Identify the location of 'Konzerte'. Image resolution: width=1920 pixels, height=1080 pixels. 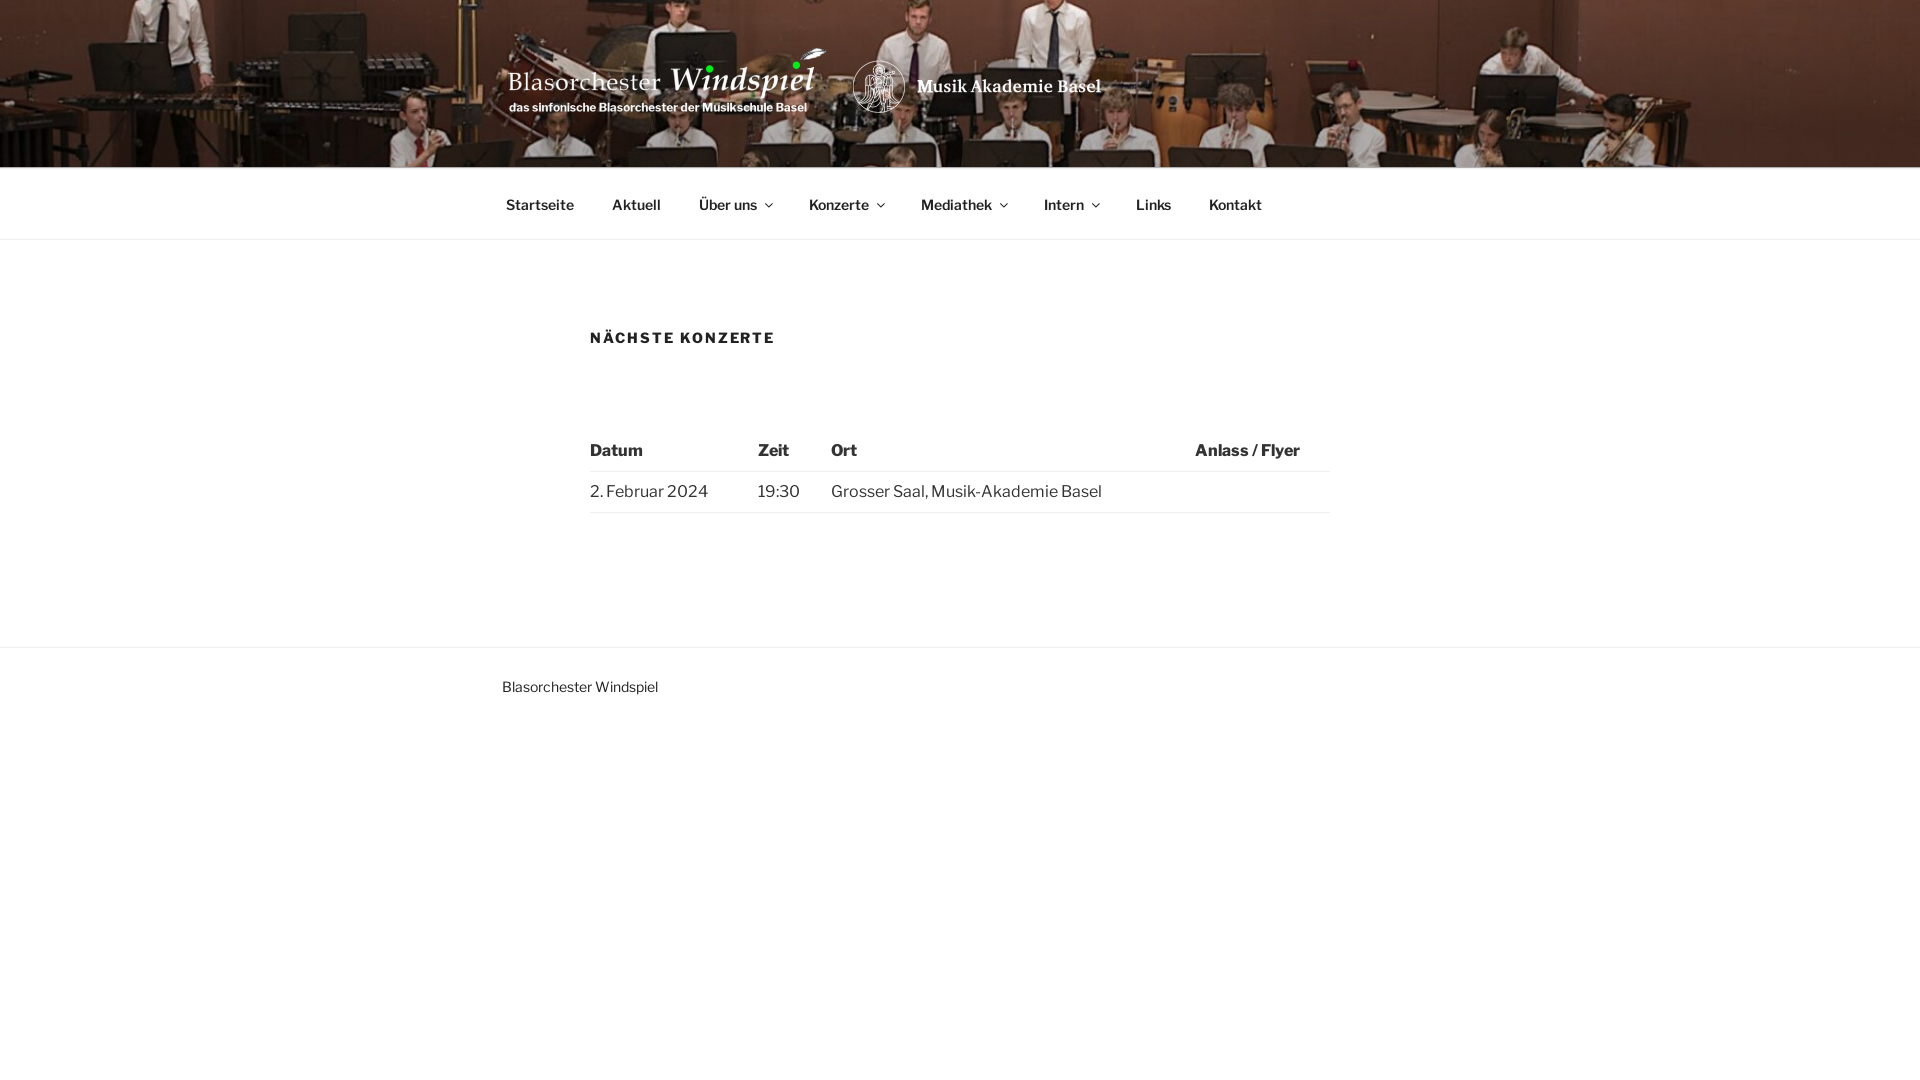
(845, 204).